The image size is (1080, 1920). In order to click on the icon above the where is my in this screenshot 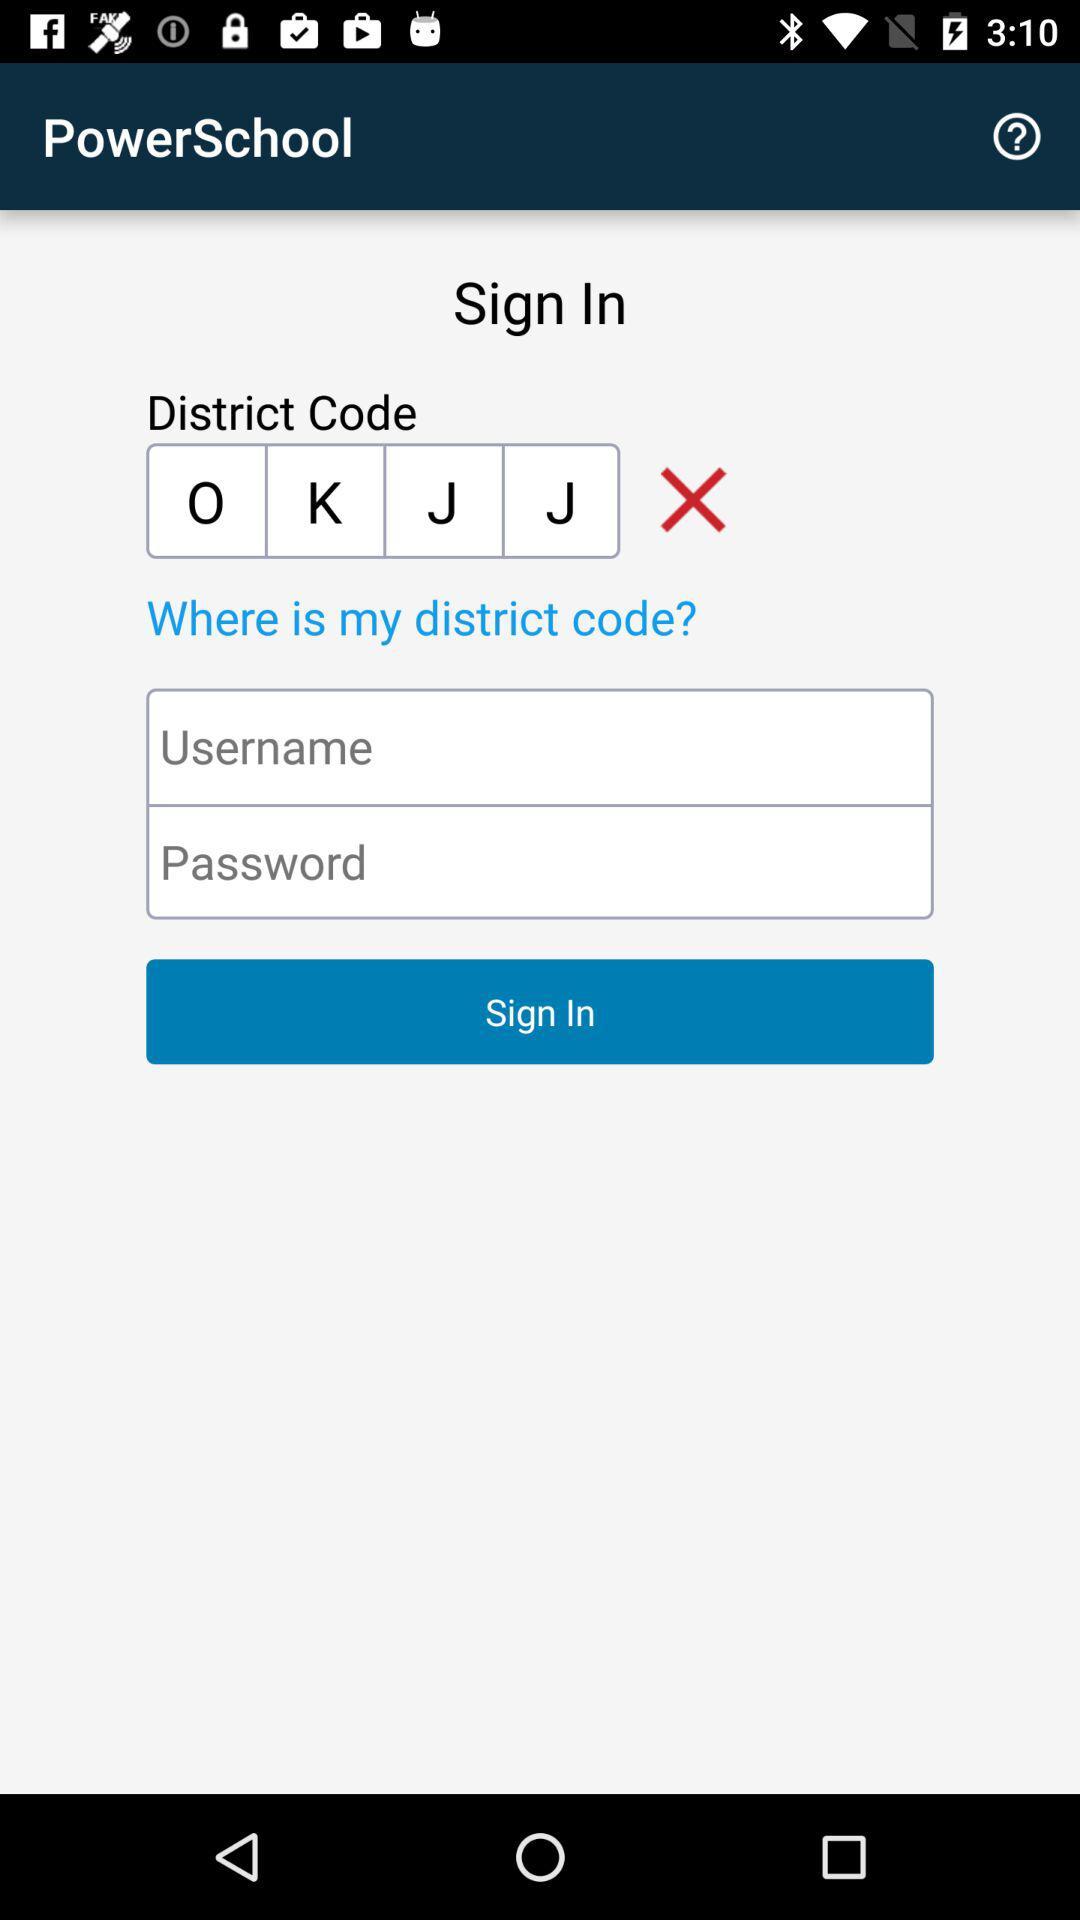, I will do `click(205, 500)`.